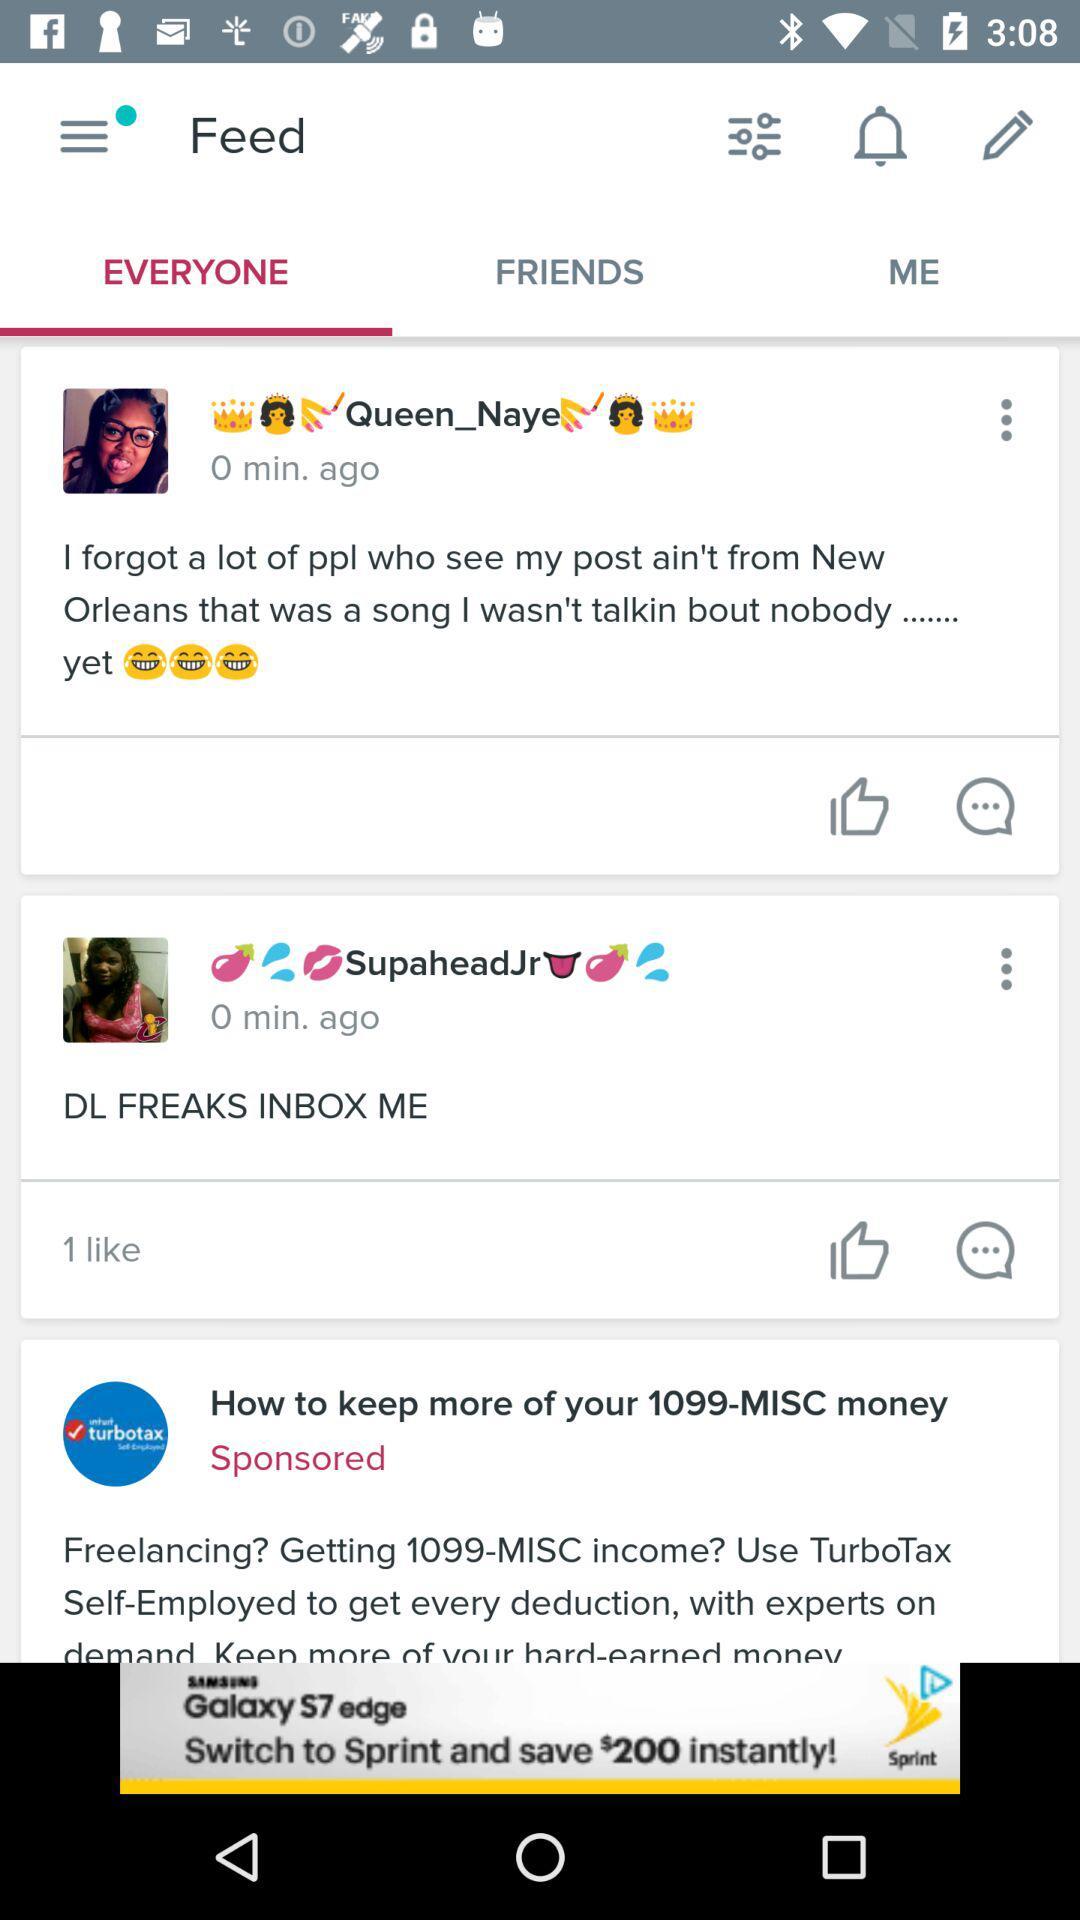 The width and height of the screenshot is (1080, 1920). Describe the element at coordinates (858, 806) in the screenshot. I see `like` at that location.